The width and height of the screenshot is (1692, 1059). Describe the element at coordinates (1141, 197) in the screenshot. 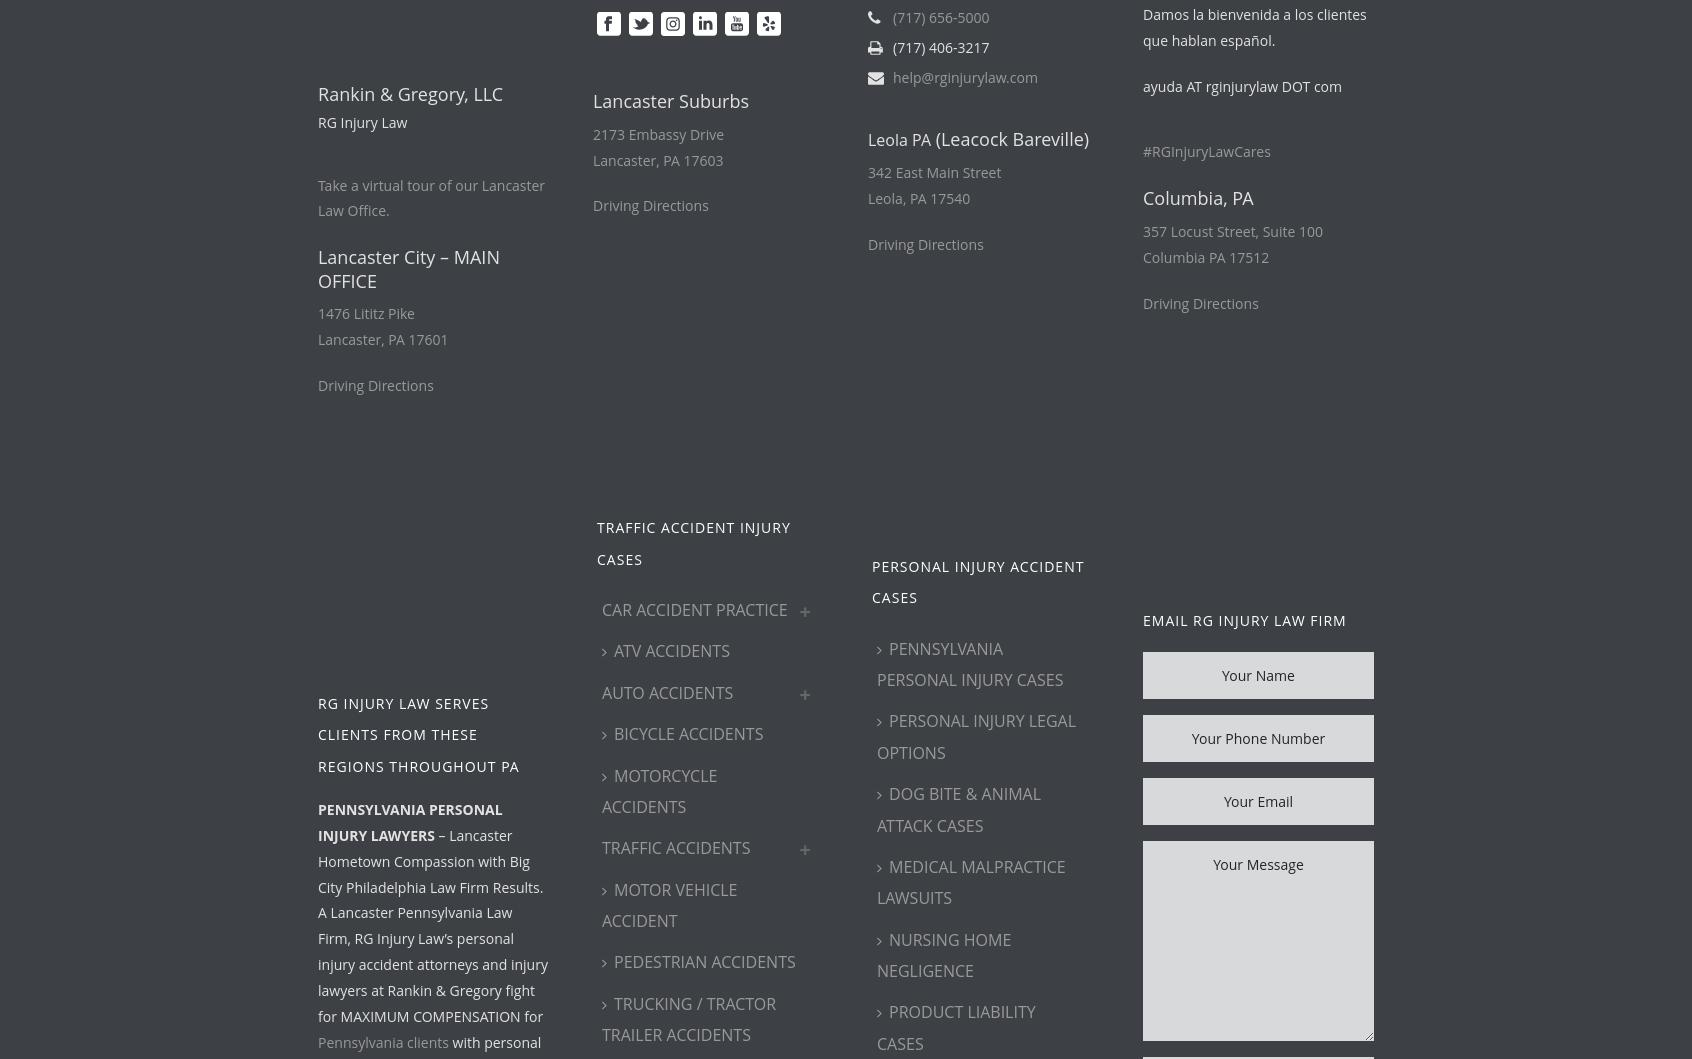

I see `'Columbia, PA'` at that location.